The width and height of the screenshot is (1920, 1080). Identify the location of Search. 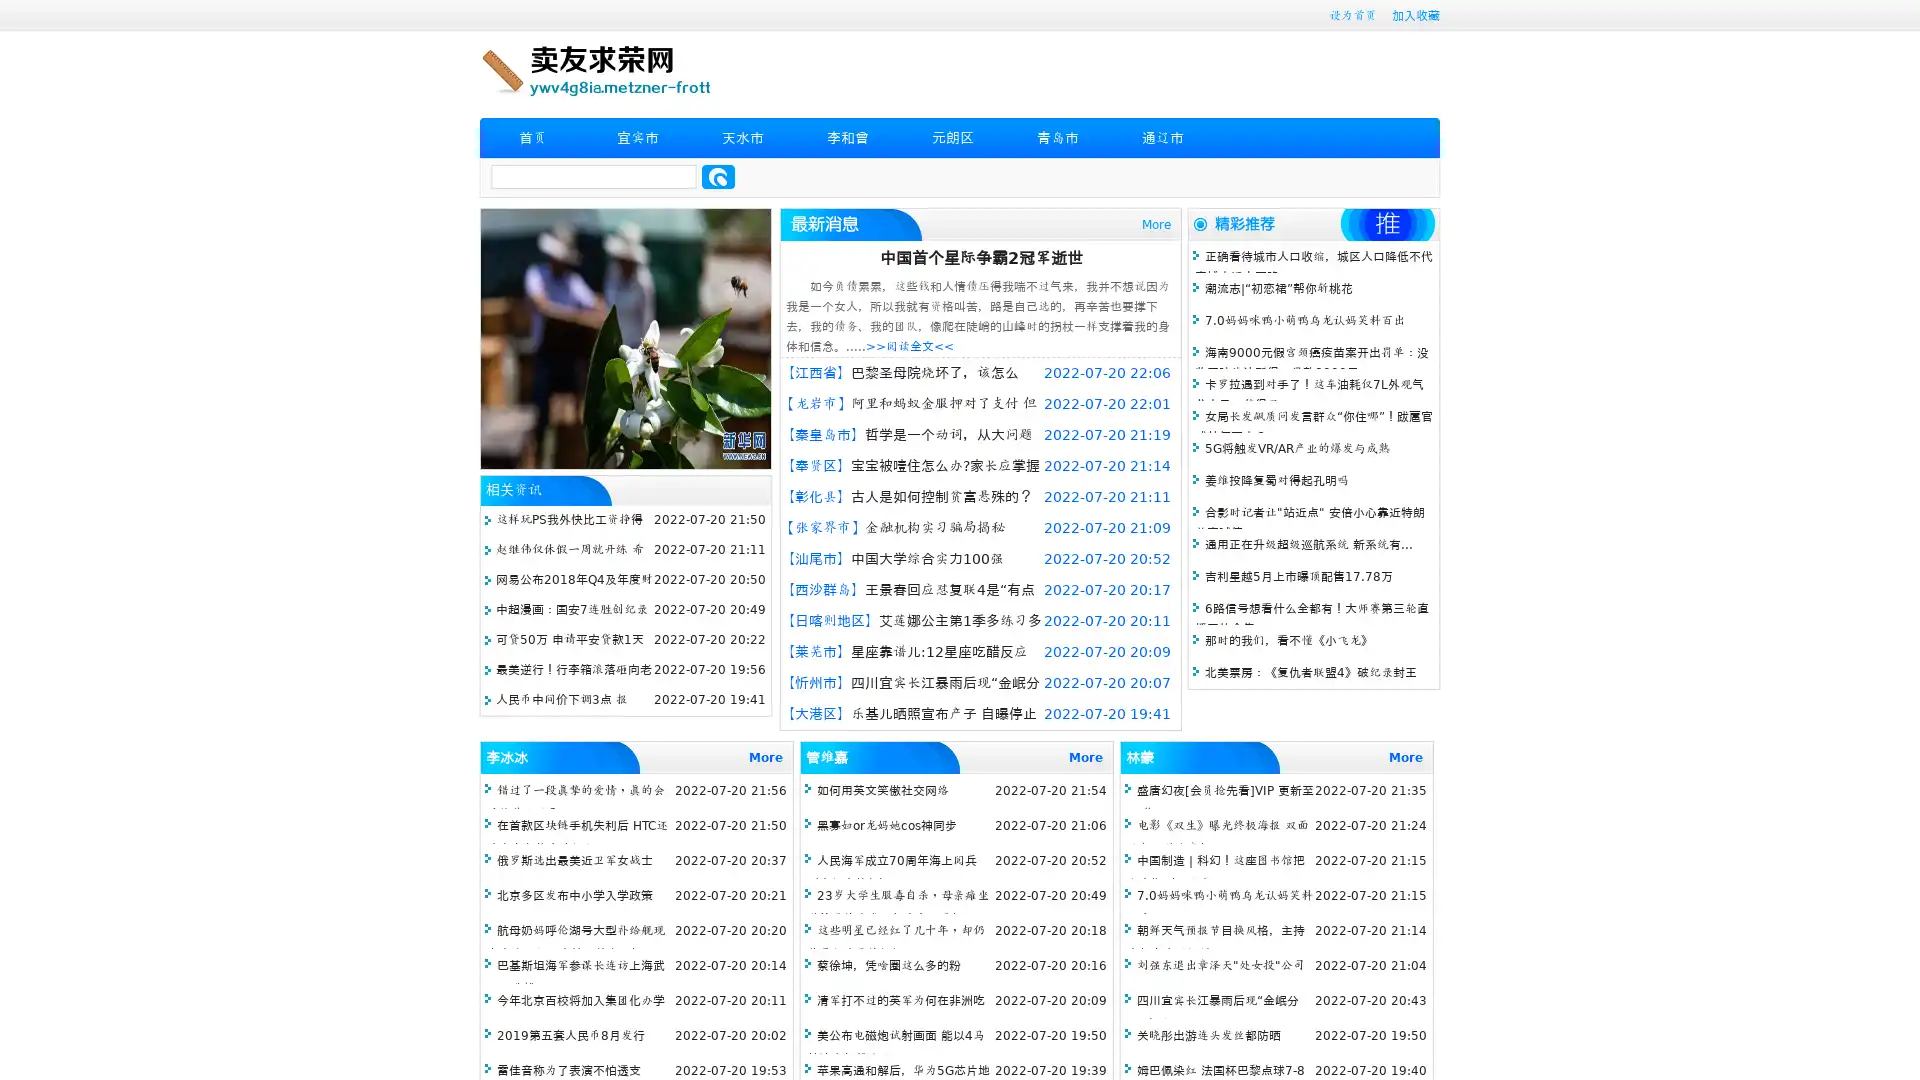
(718, 176).